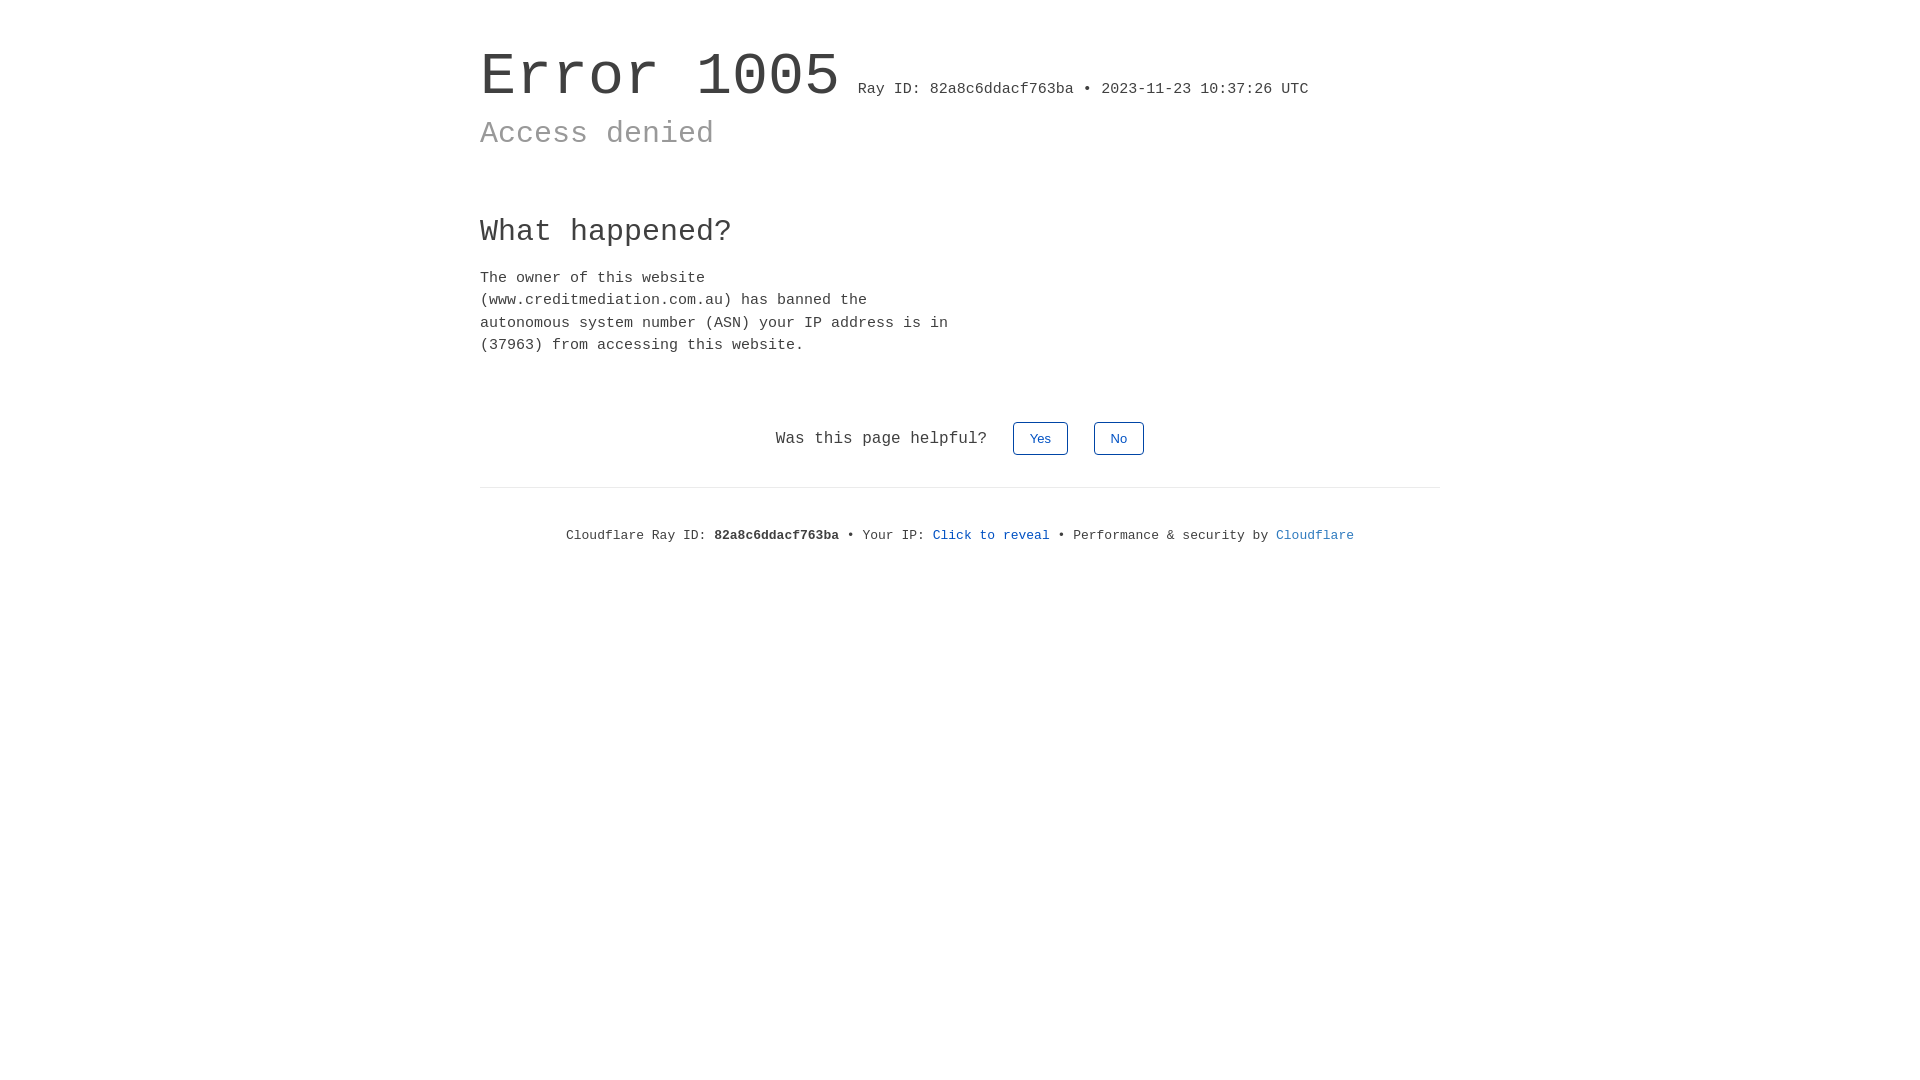  What do you see at coordinates (991, 534) in the screenshot?
I see `'Click to reveal'` at bounding box center [991, 534].